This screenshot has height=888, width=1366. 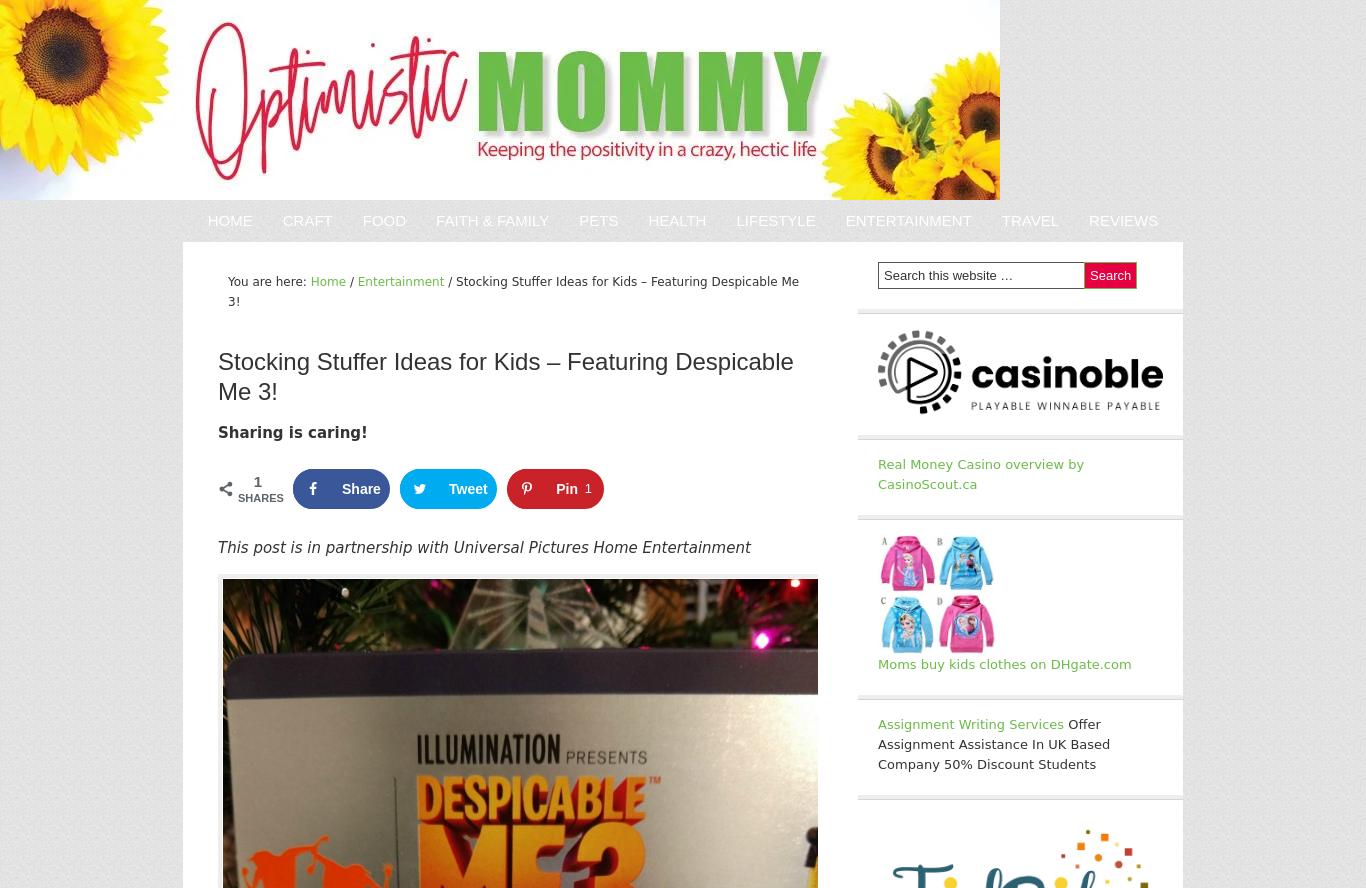 I want to click on 'Travel', so click(x=1028, y=219).